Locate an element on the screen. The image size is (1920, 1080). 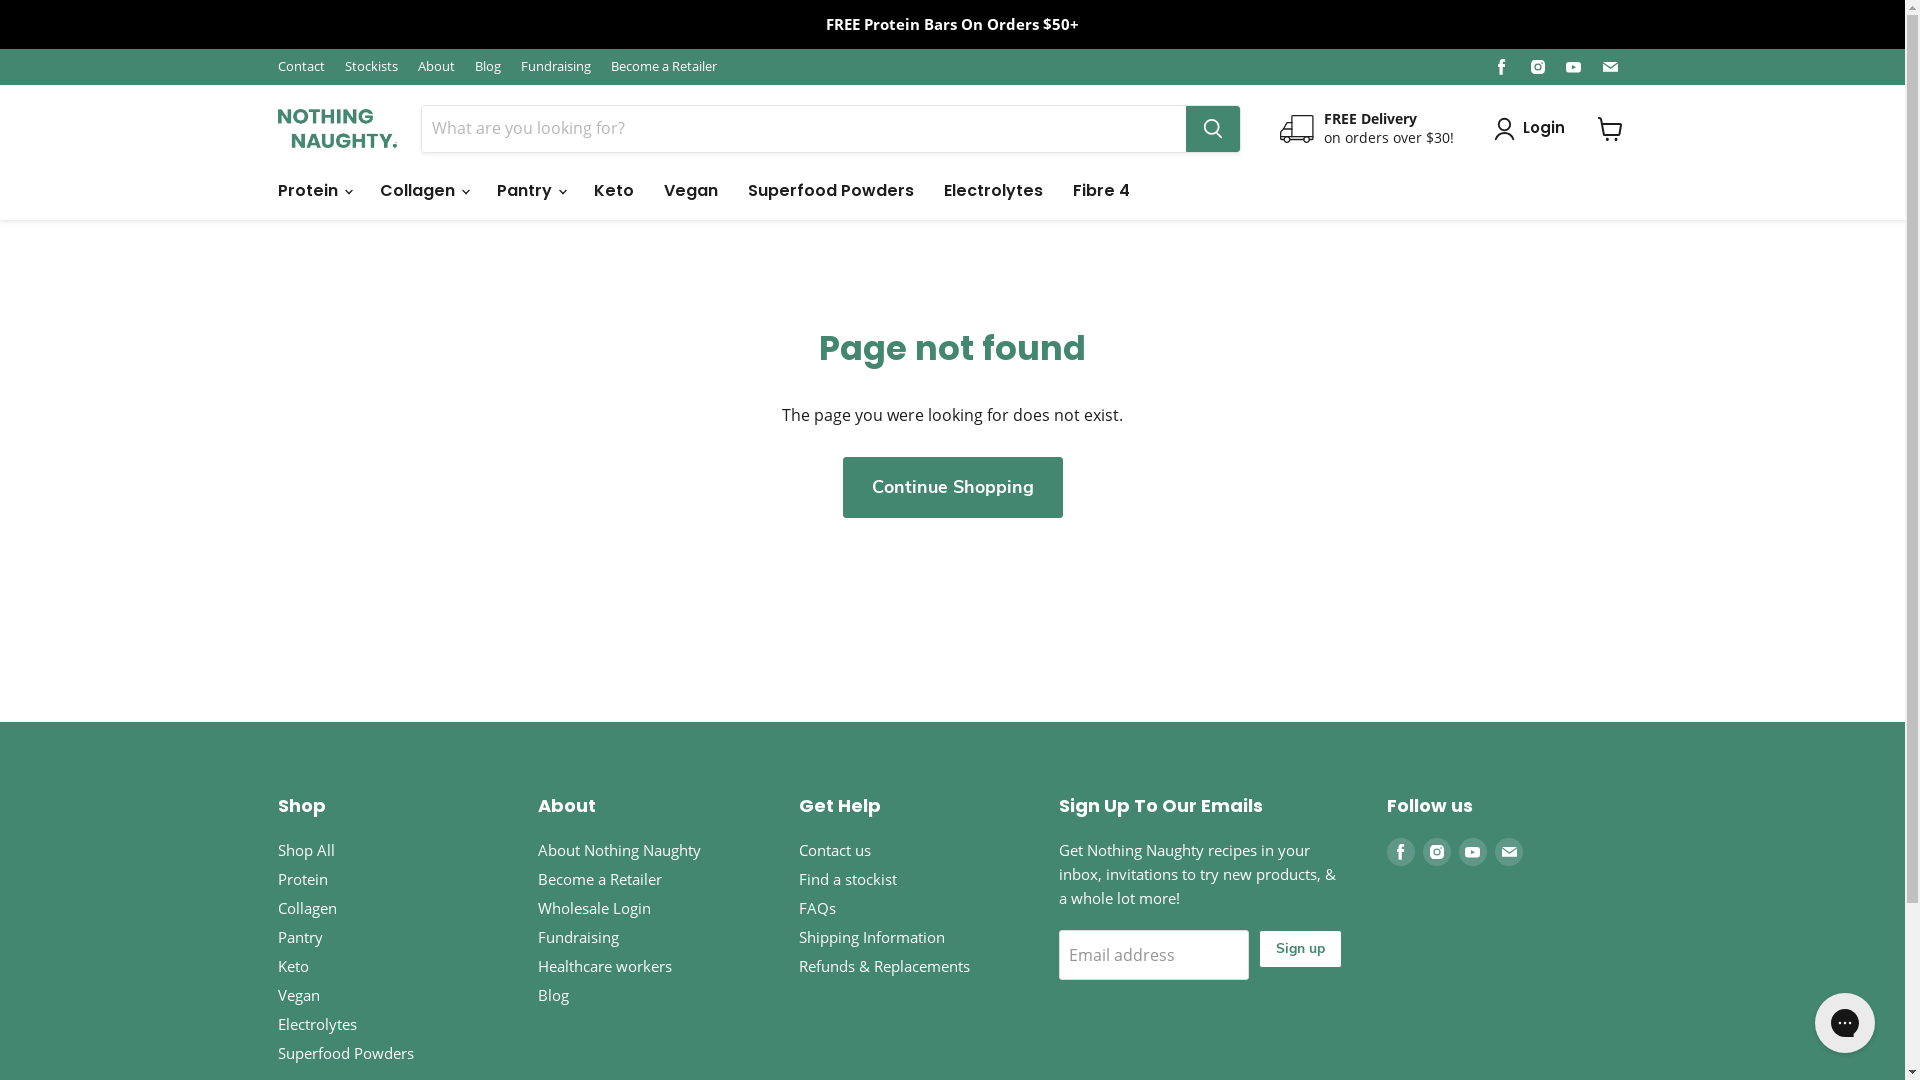
'Gorgias live chat messenger' is located at coordinates (1843, 1022).